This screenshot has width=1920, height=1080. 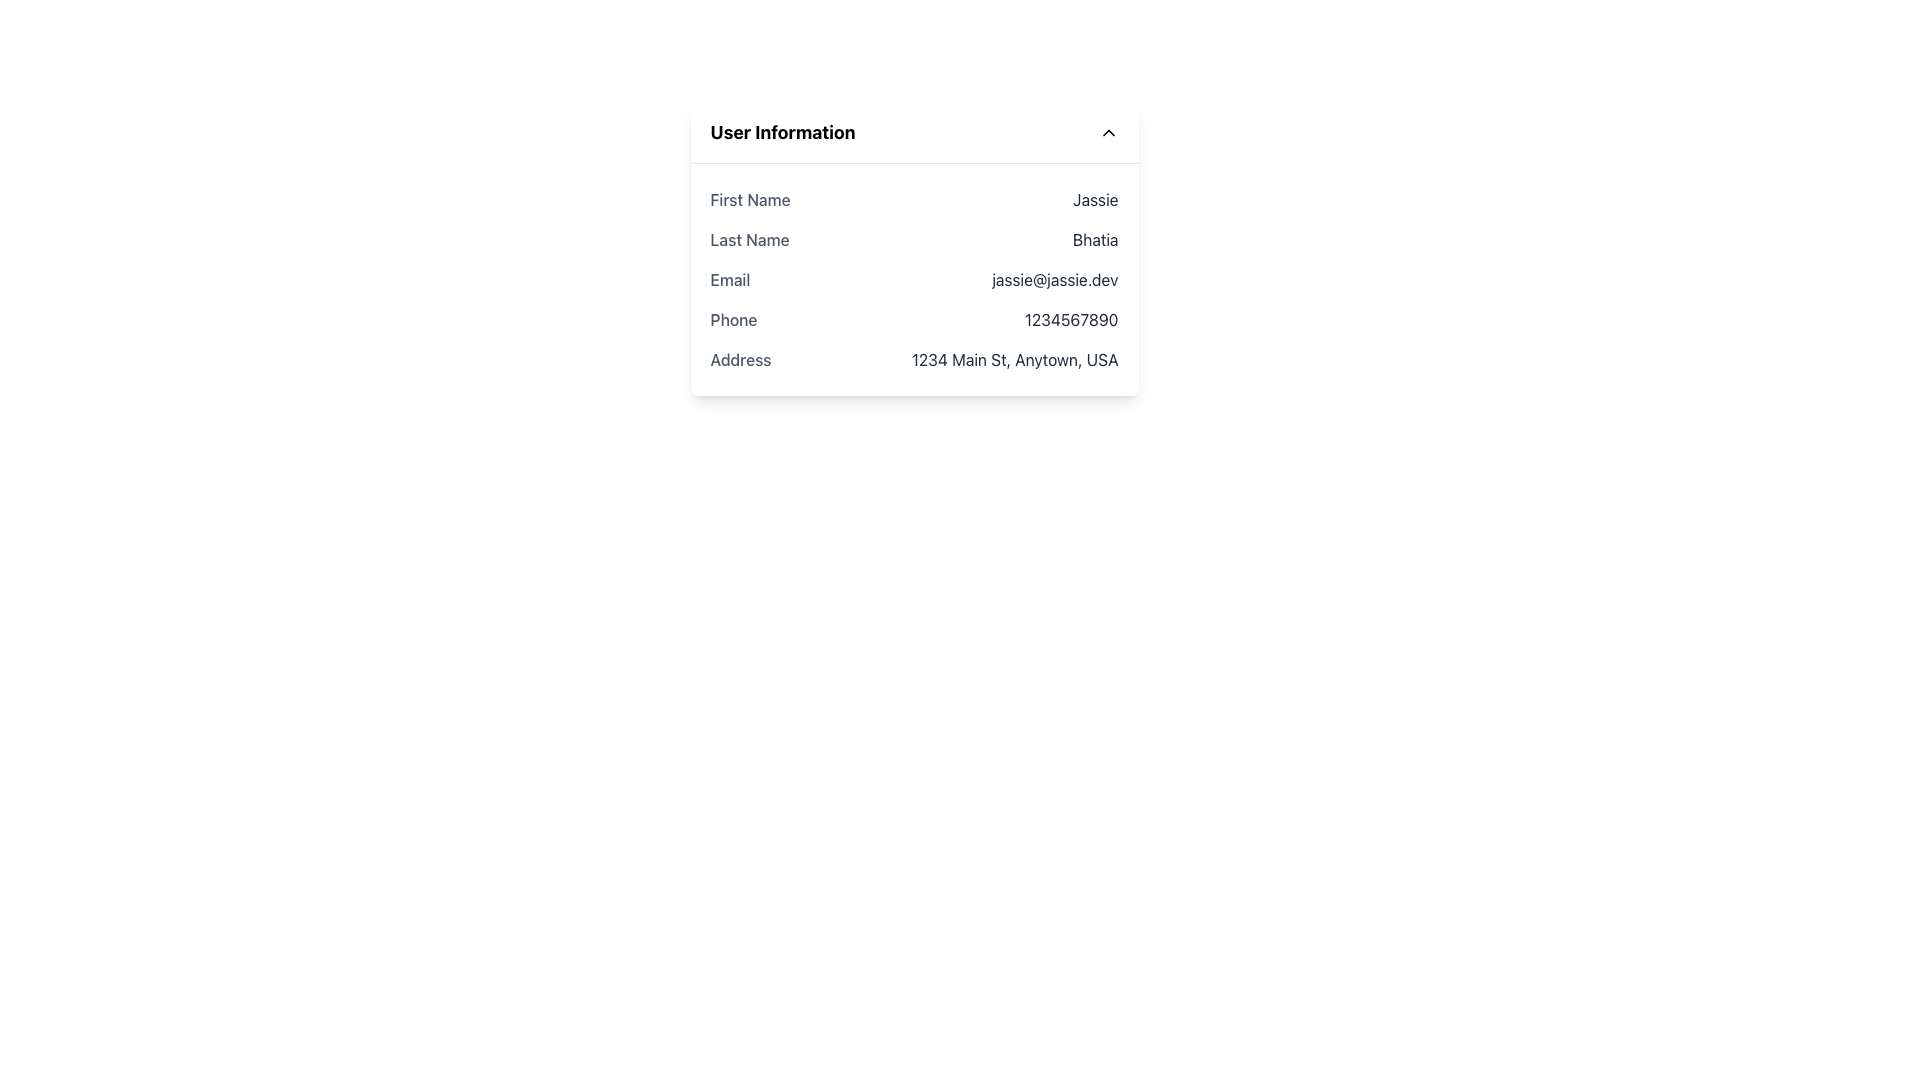 What do you see at coordinates (1070, 319) in the screenshot?
I see `numerical text '1234567890' displayed in dark gray color in the second column of the user information card, aligned with the 'Phone' label` at bounding box center [1070, 319].